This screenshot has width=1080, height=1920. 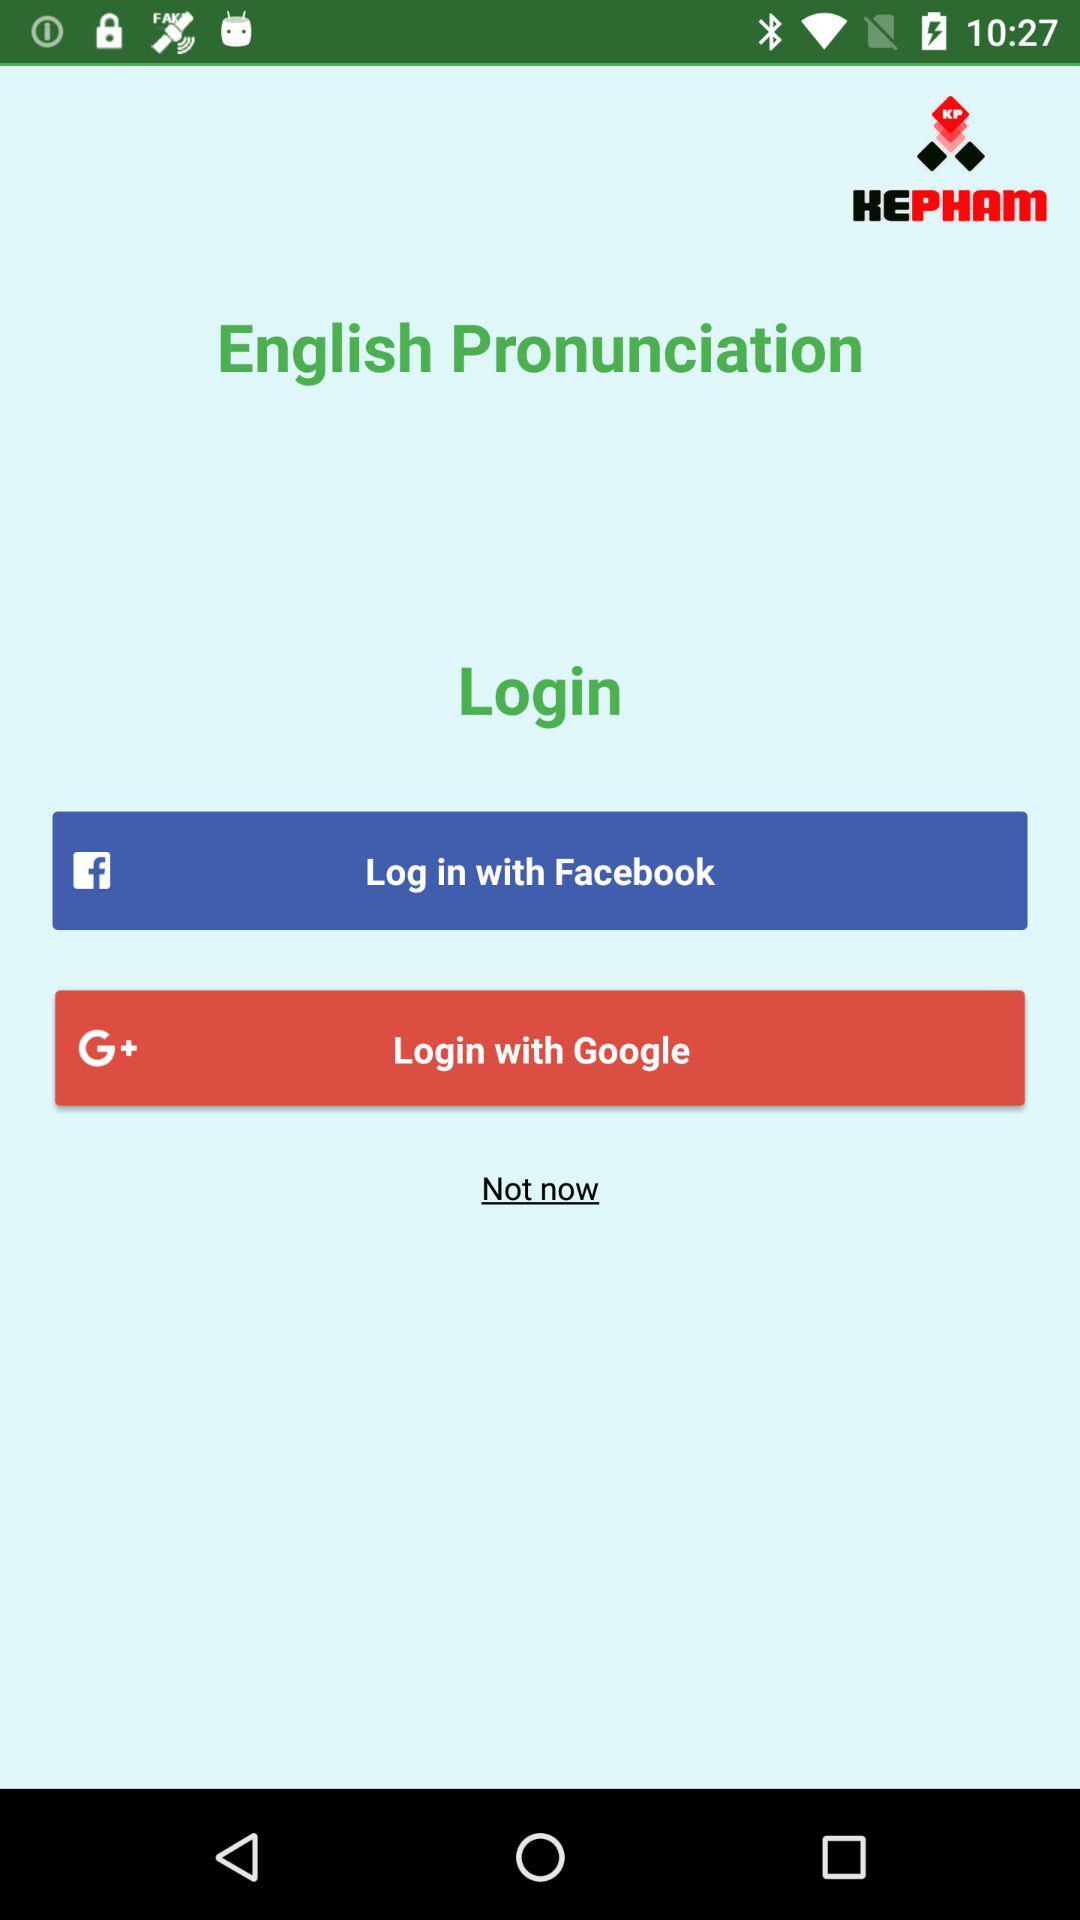 What do you see at coordinates (540, 870) in the screenshot?
I see `the item above login with google icon` at bounding box center [540, 870].